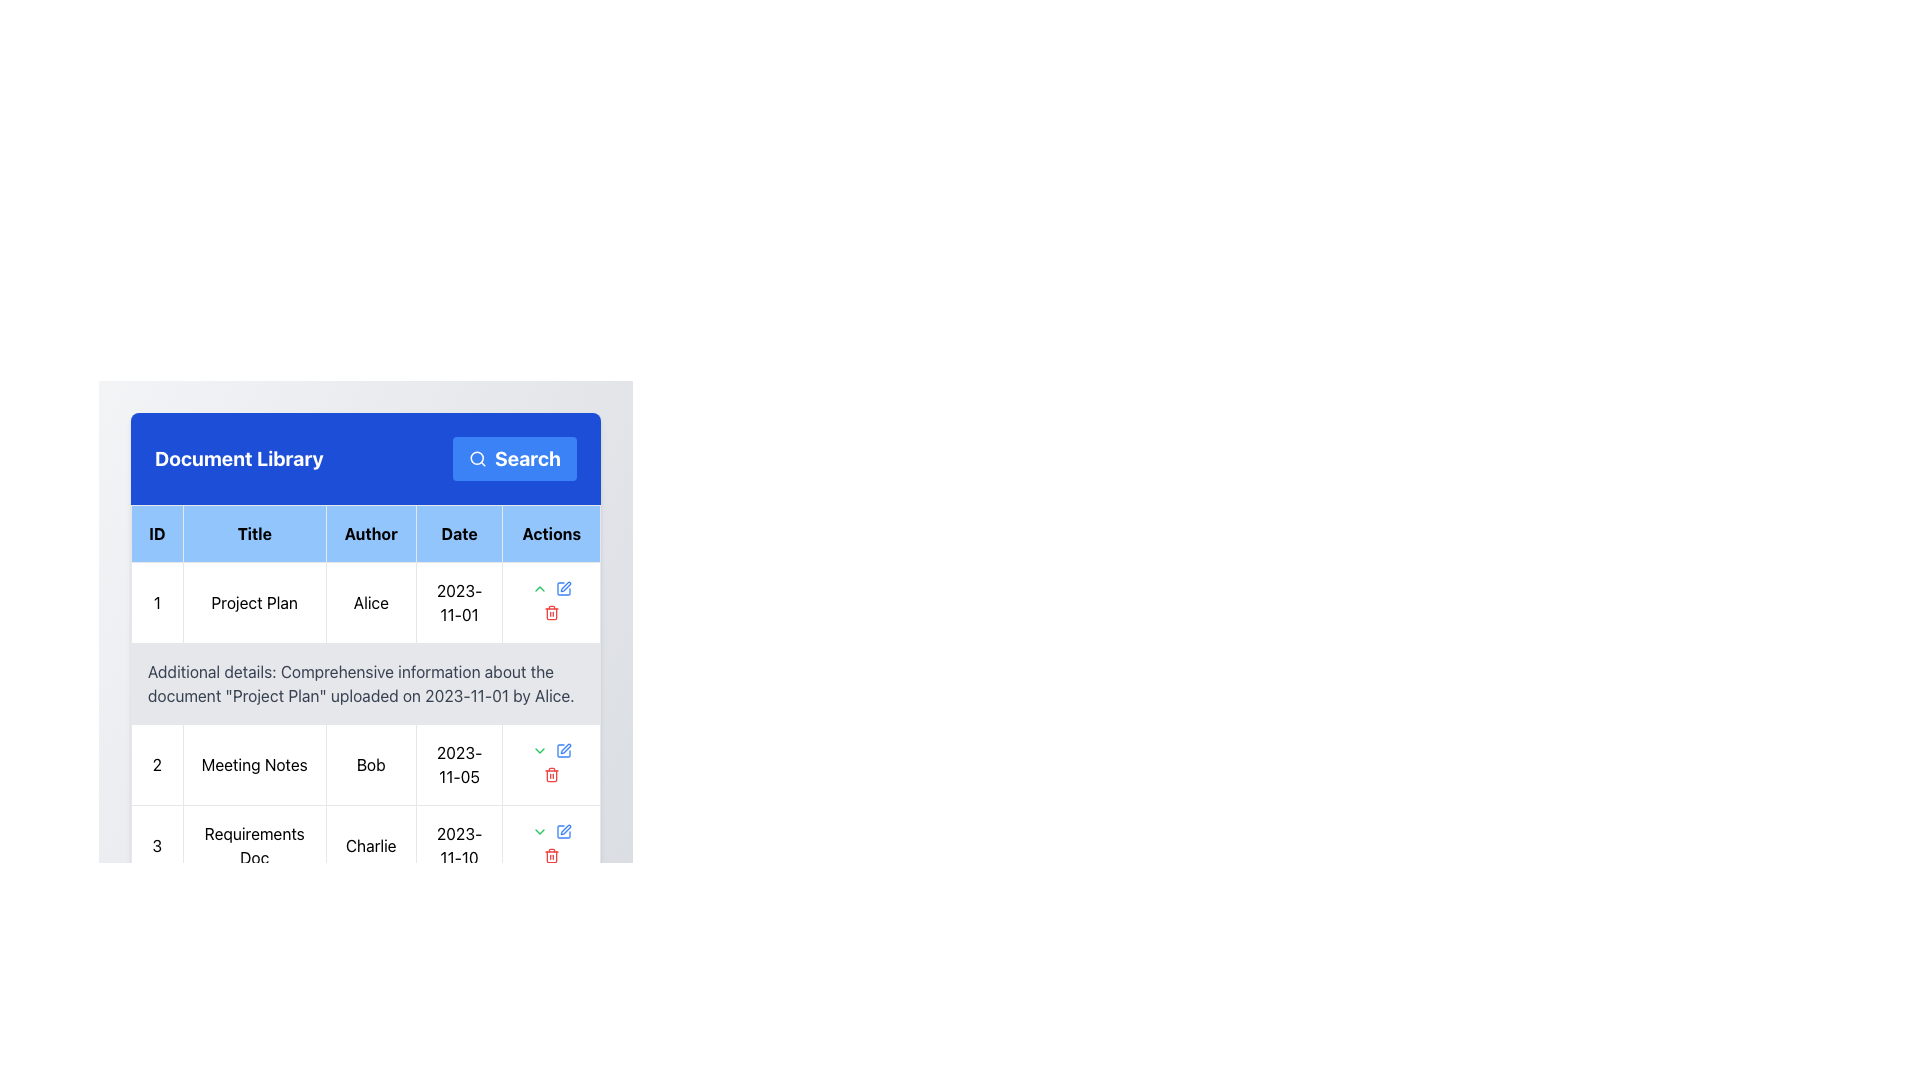 This screenshot has width=1920, height=1080. I want to click on the 'Date' header label in the table, which is the fourth cell in the header row, positioned between 'Author' and 'Actions', so click(458, 532).